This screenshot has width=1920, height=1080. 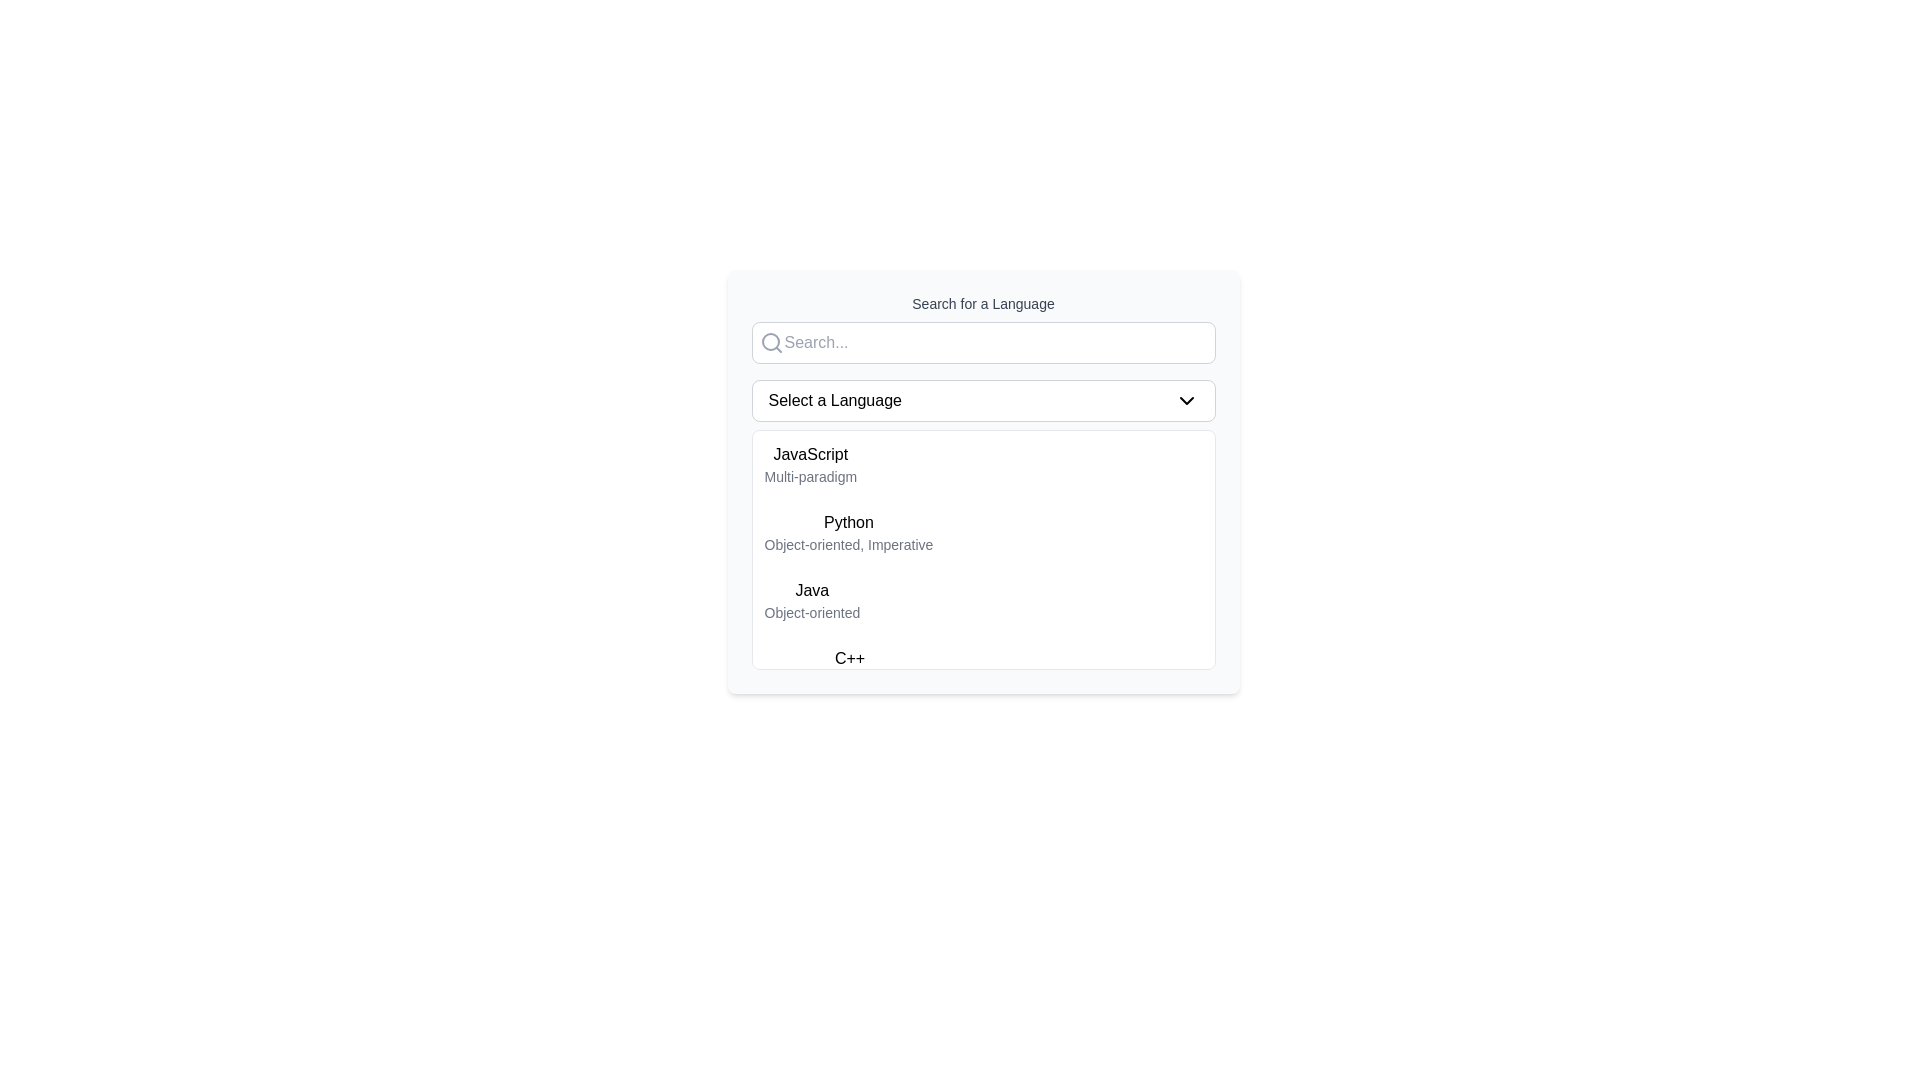 I want to click on the text label displaying 'C++' which is bold and serves as a heading in the dropdown interface, so click(x=850, y=659).